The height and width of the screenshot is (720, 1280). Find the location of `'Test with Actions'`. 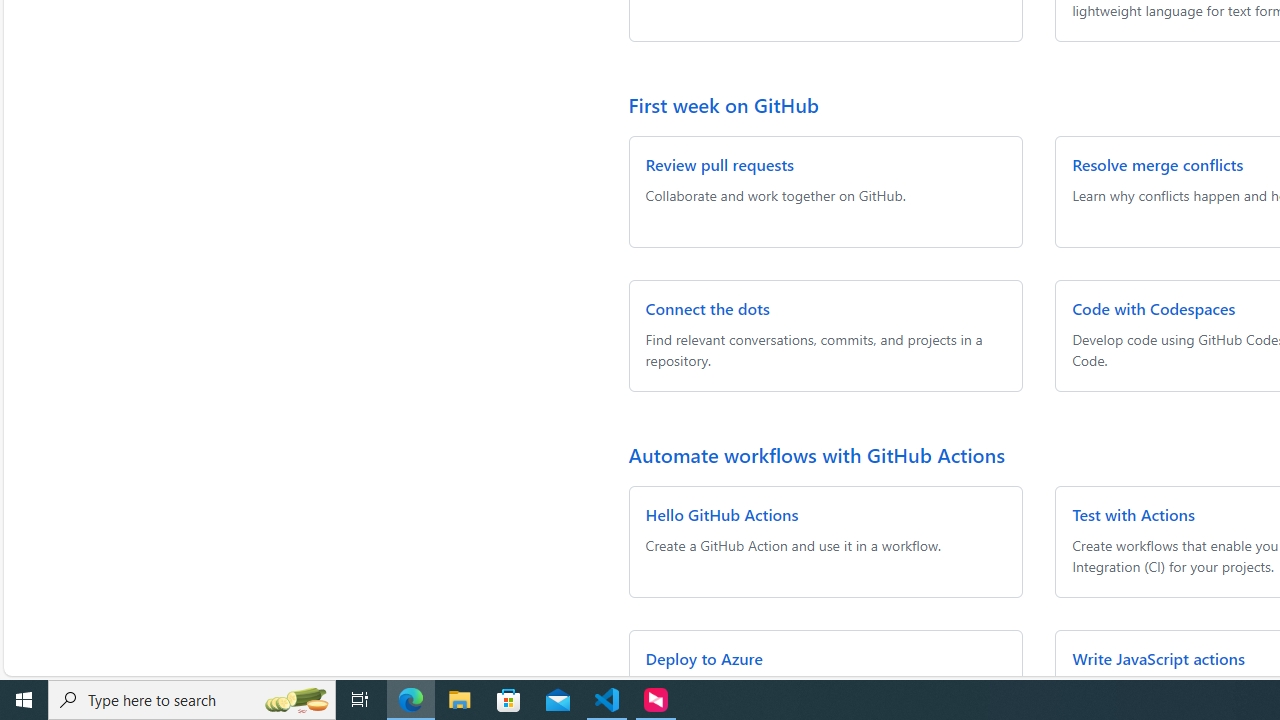

'Test with Actions' is located at coordinates (1134, 513).